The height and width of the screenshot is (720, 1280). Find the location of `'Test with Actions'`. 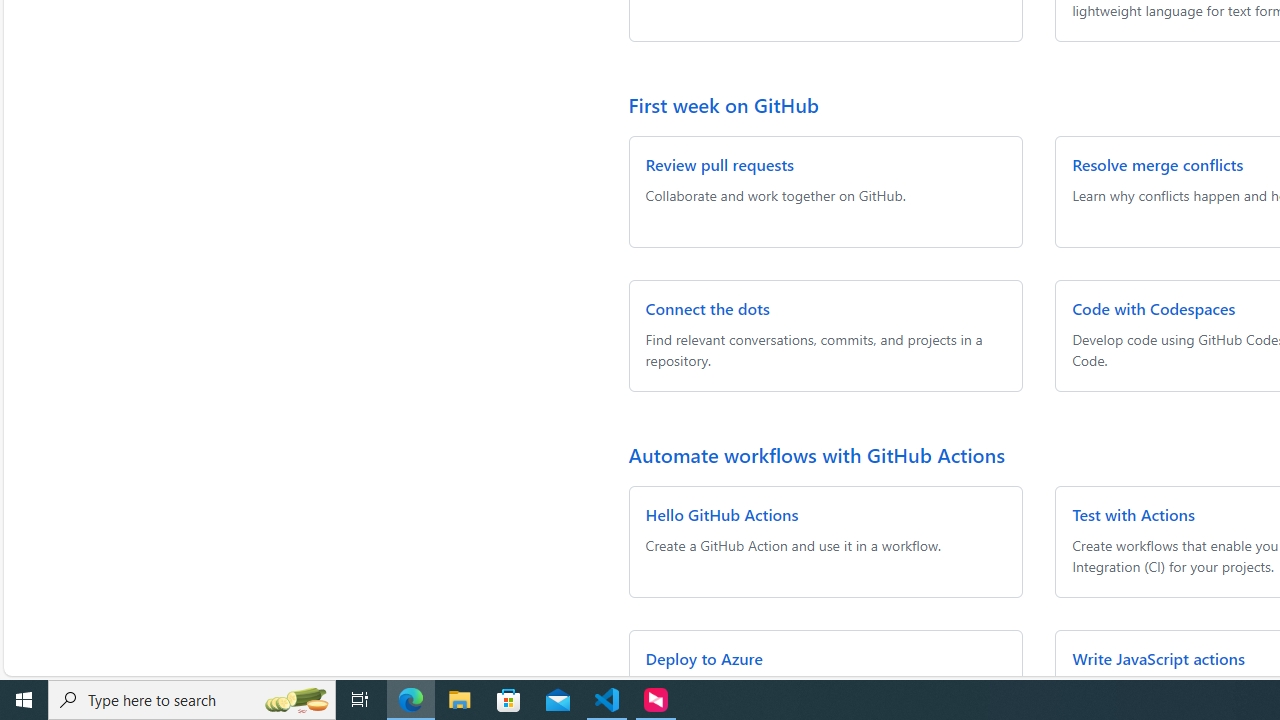

'Test with Actions' is located at coordinates (1134, 513).